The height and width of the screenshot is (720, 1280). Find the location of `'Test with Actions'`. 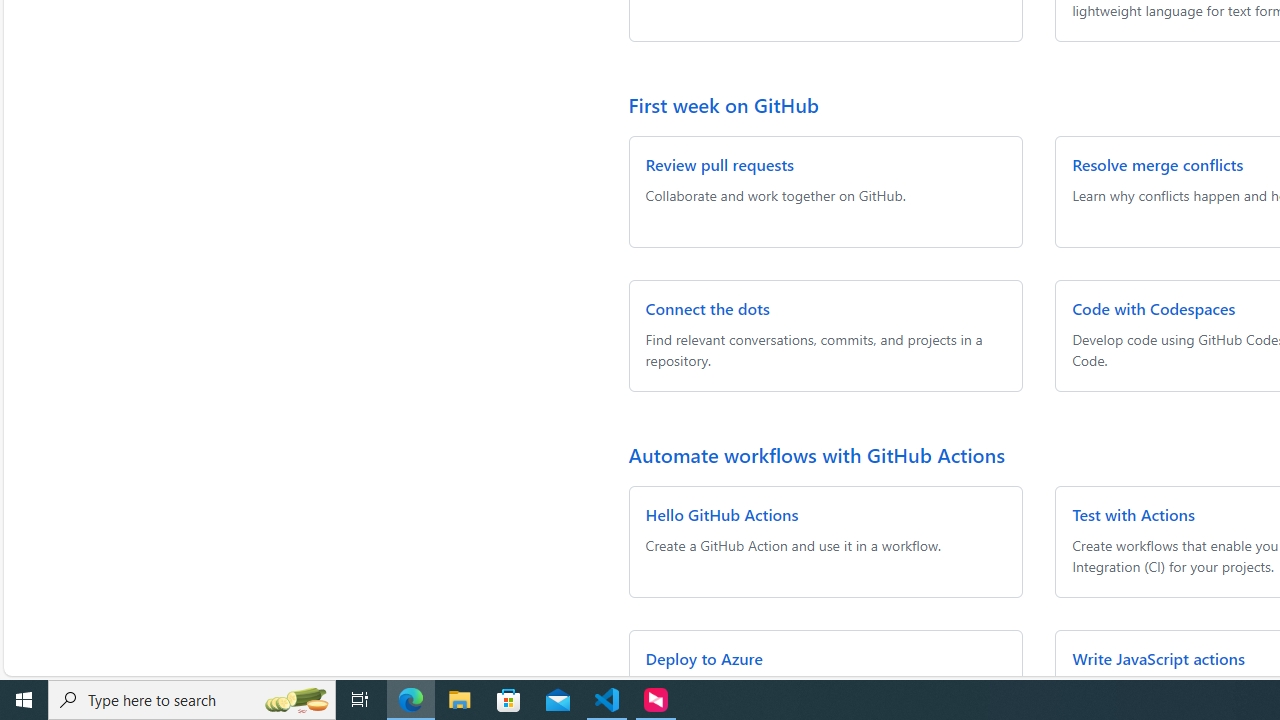

'Test with Actions' is located at coordinates (1134, 513).